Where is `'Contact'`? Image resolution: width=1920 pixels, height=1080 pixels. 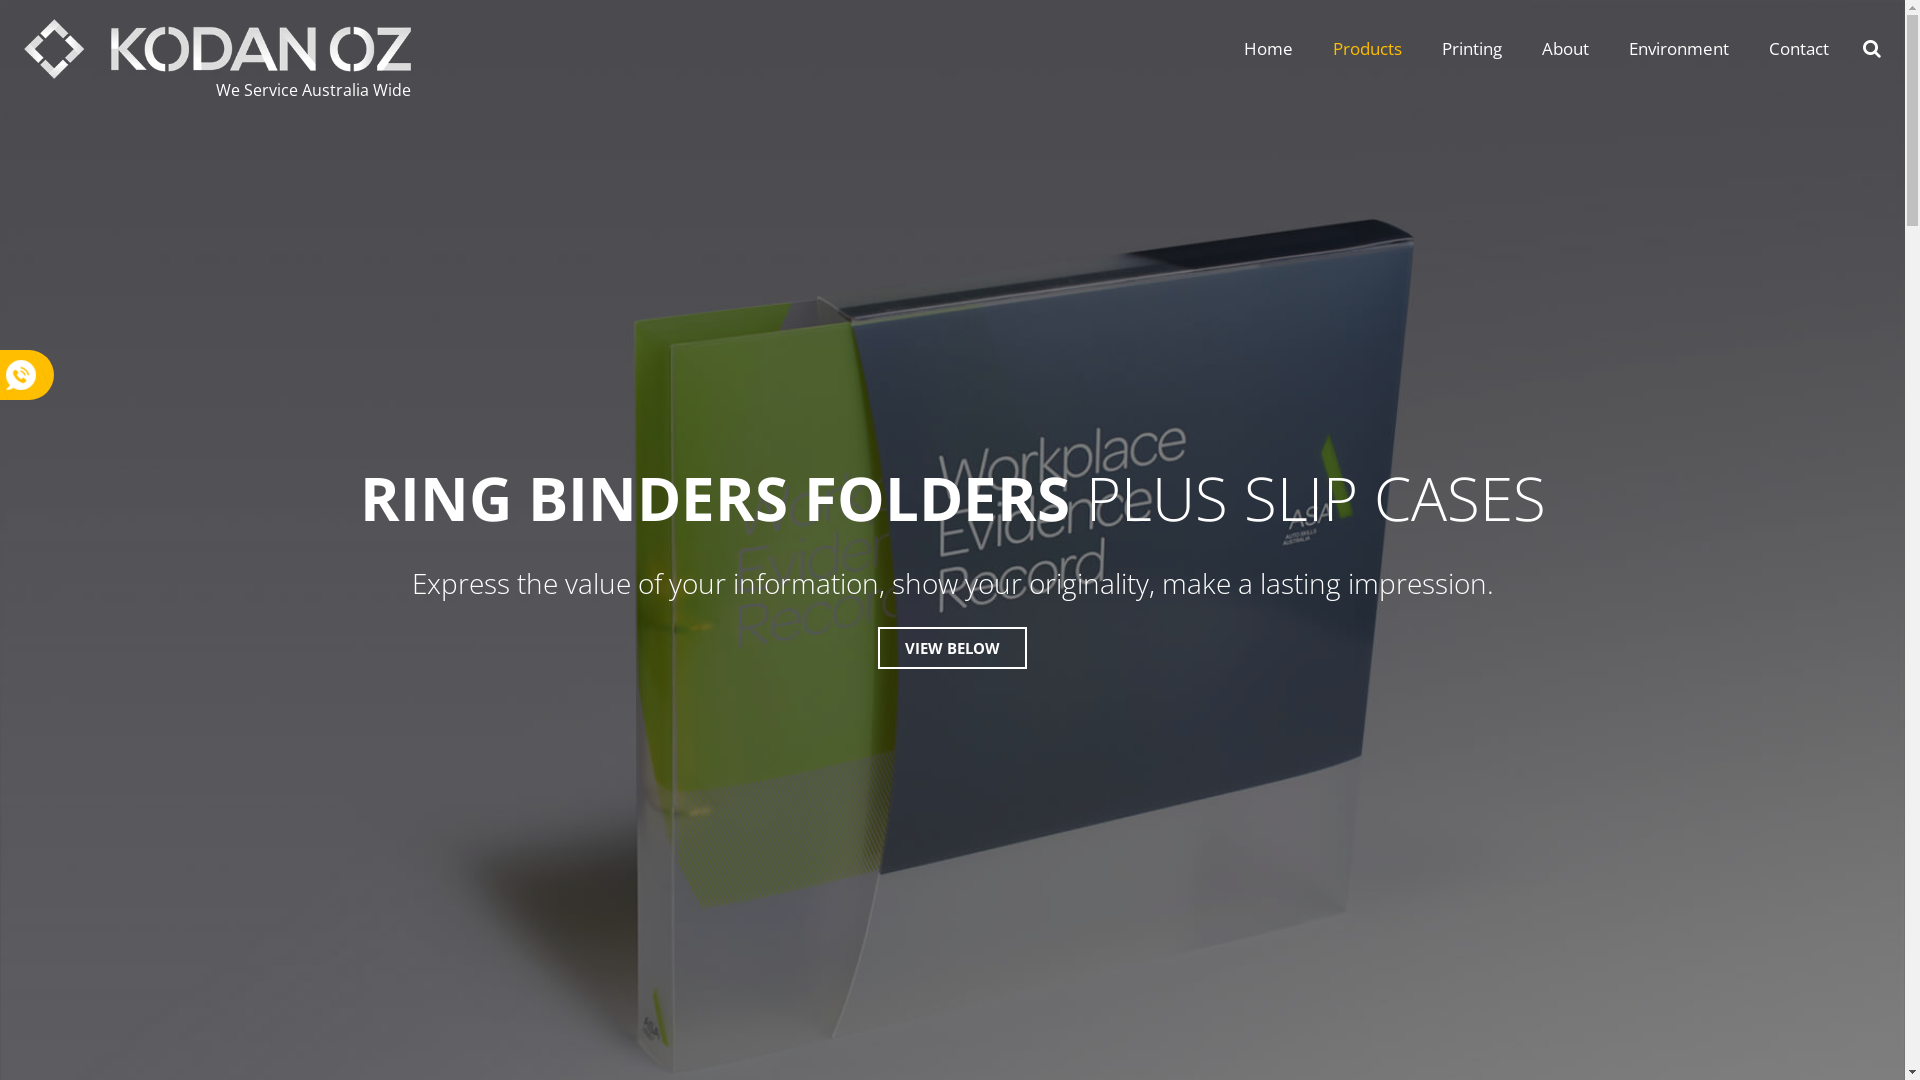 'Contact' is located at coordinates (1747, 48).